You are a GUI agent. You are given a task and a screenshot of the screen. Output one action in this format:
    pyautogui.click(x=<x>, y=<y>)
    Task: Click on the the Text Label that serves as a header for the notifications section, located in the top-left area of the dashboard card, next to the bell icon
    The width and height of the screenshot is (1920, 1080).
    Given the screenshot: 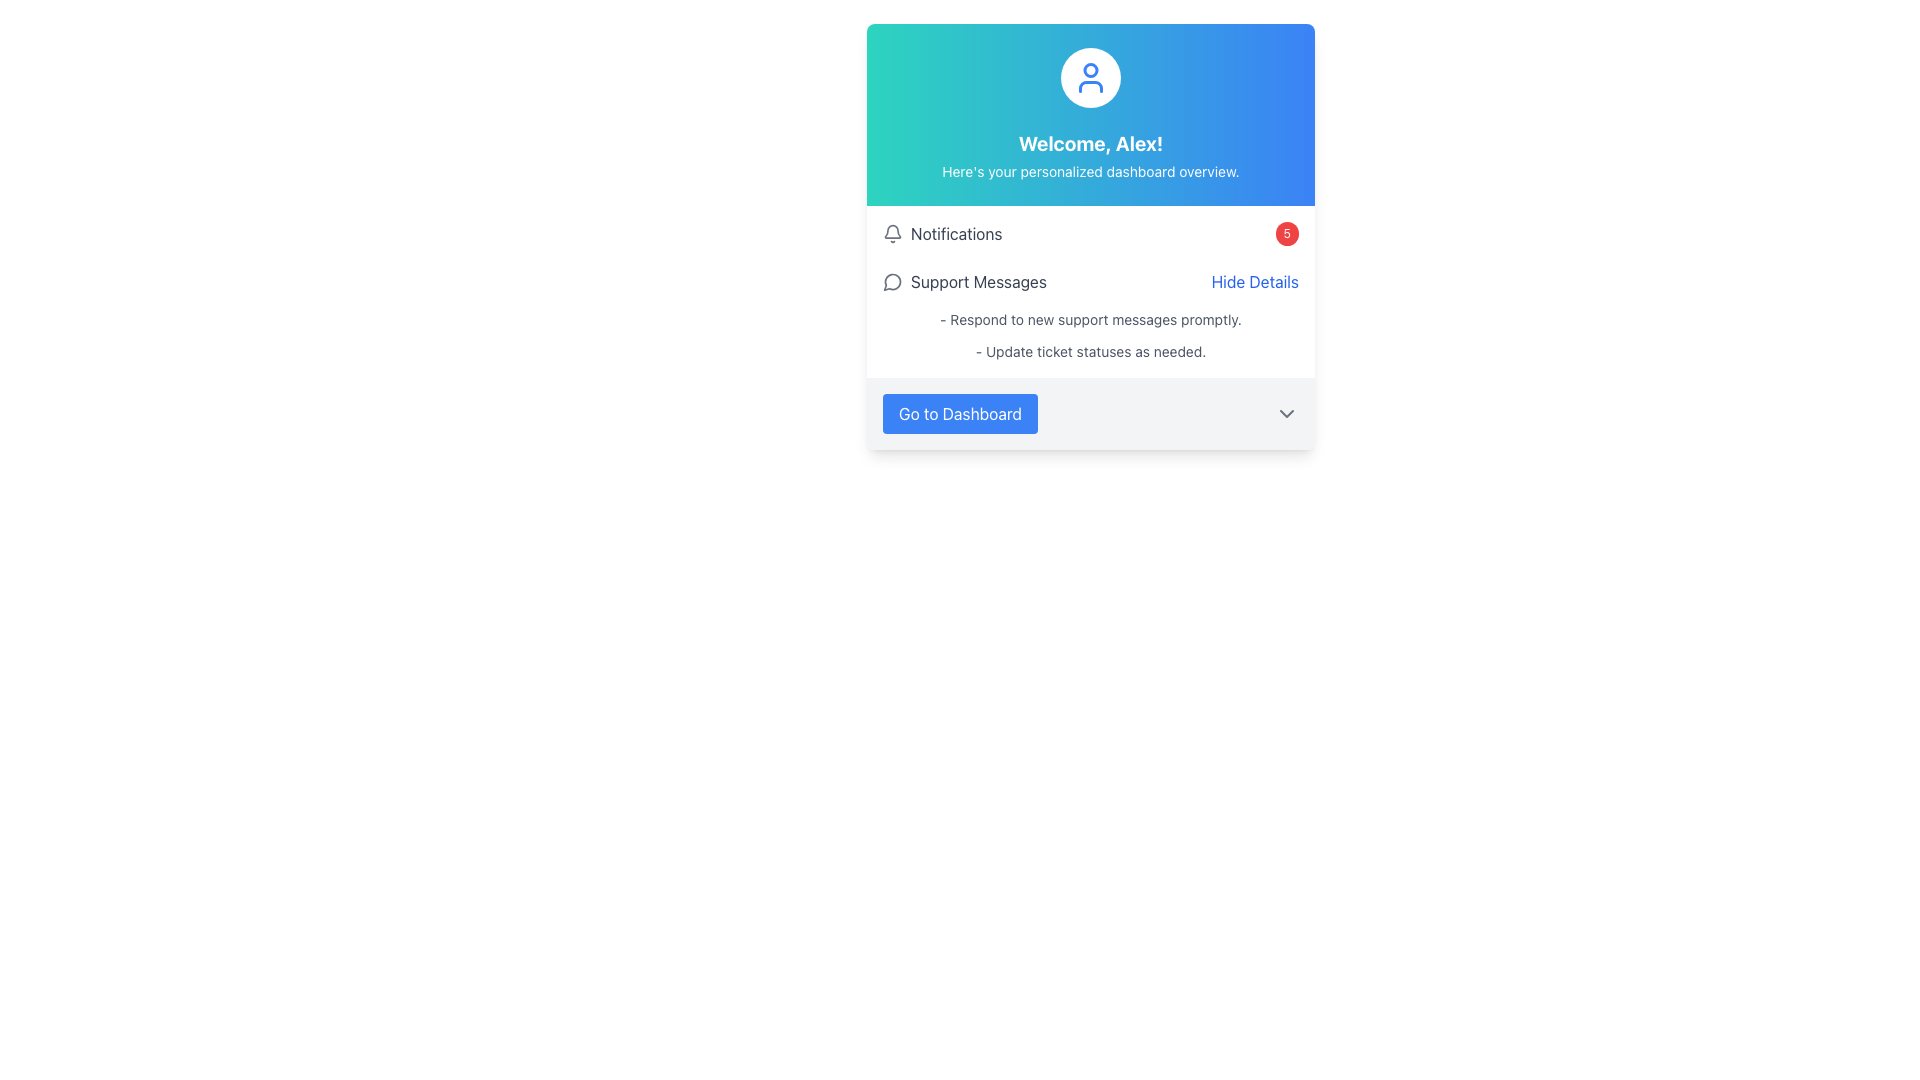 What is the action you would take?
    pyautogui.click(x=955, y=233)
    